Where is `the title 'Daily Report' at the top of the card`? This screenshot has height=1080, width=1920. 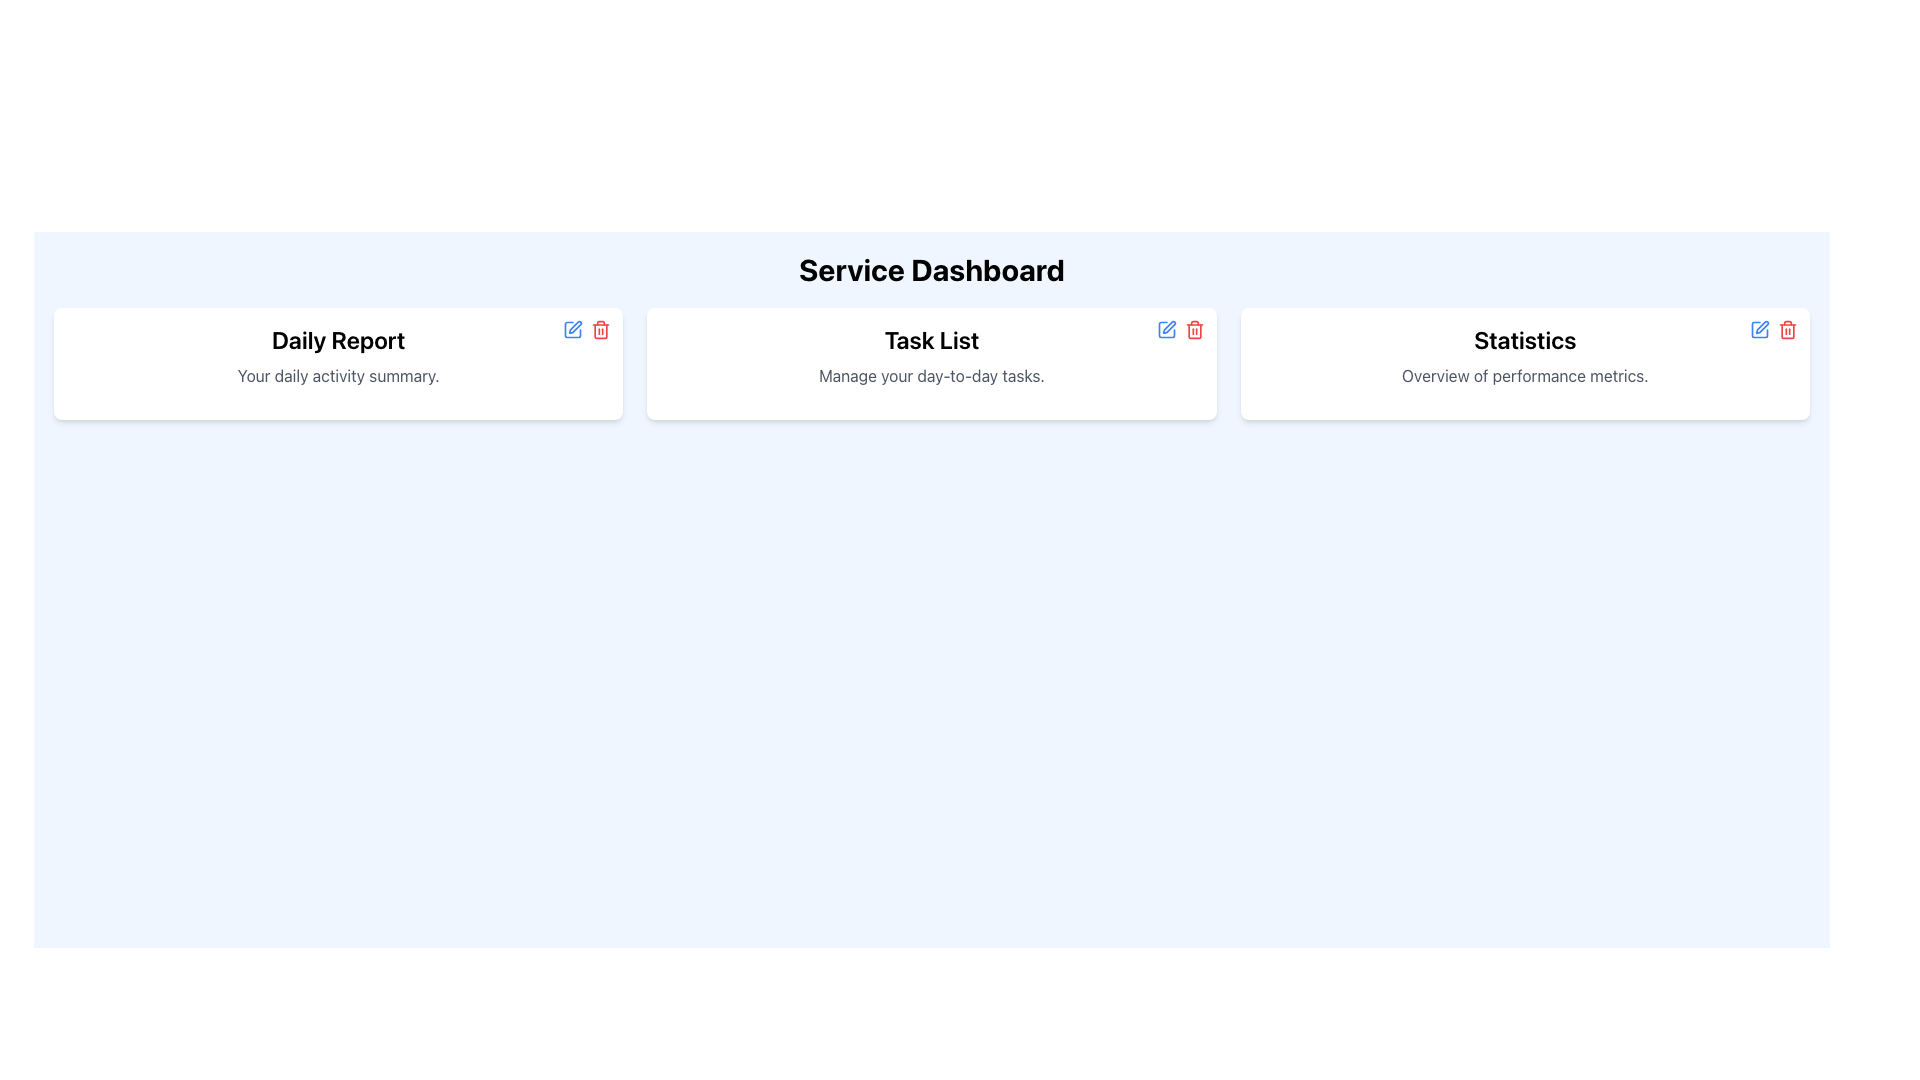 the title 'Daily Report' at the top of the card is located at coordinates (338, 338).